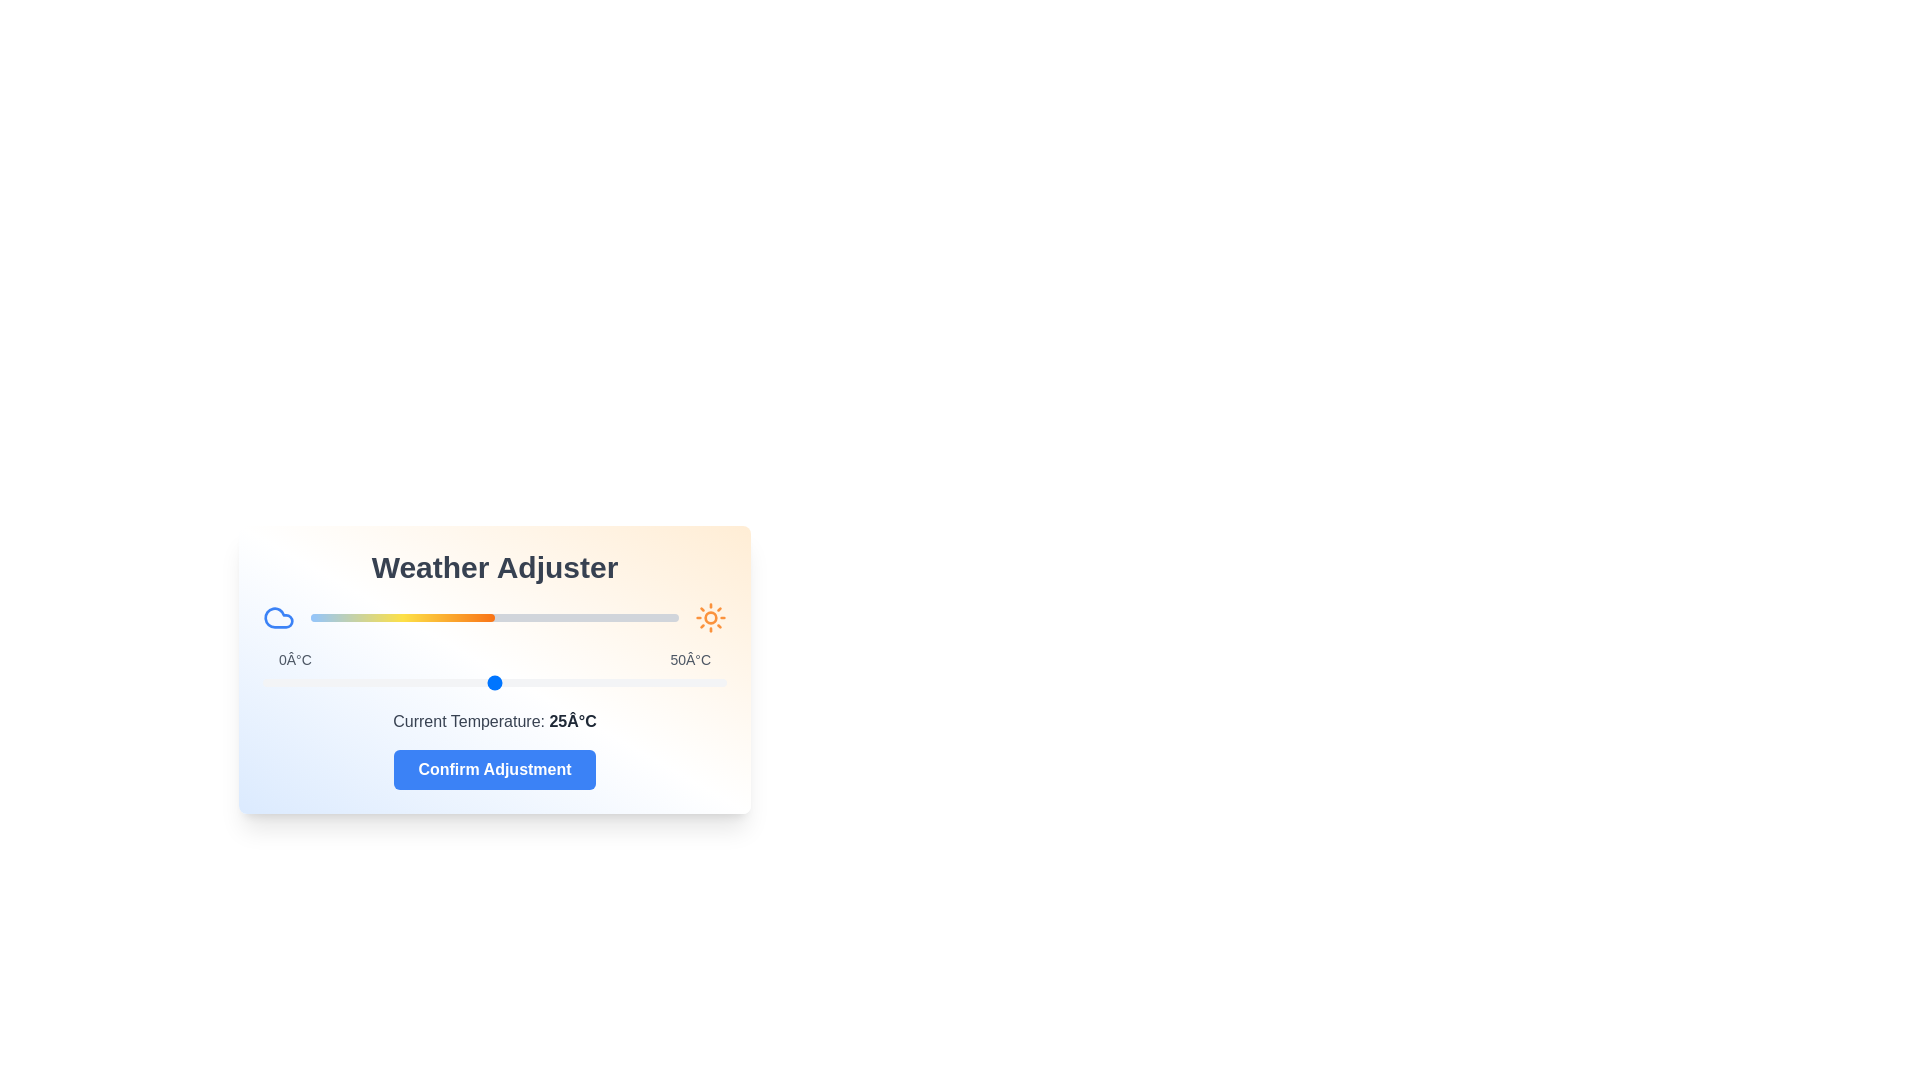 The image size is (1920, 1080). I want to click on the temperature slider to set the temperature to 36°C, so click(596, 681).